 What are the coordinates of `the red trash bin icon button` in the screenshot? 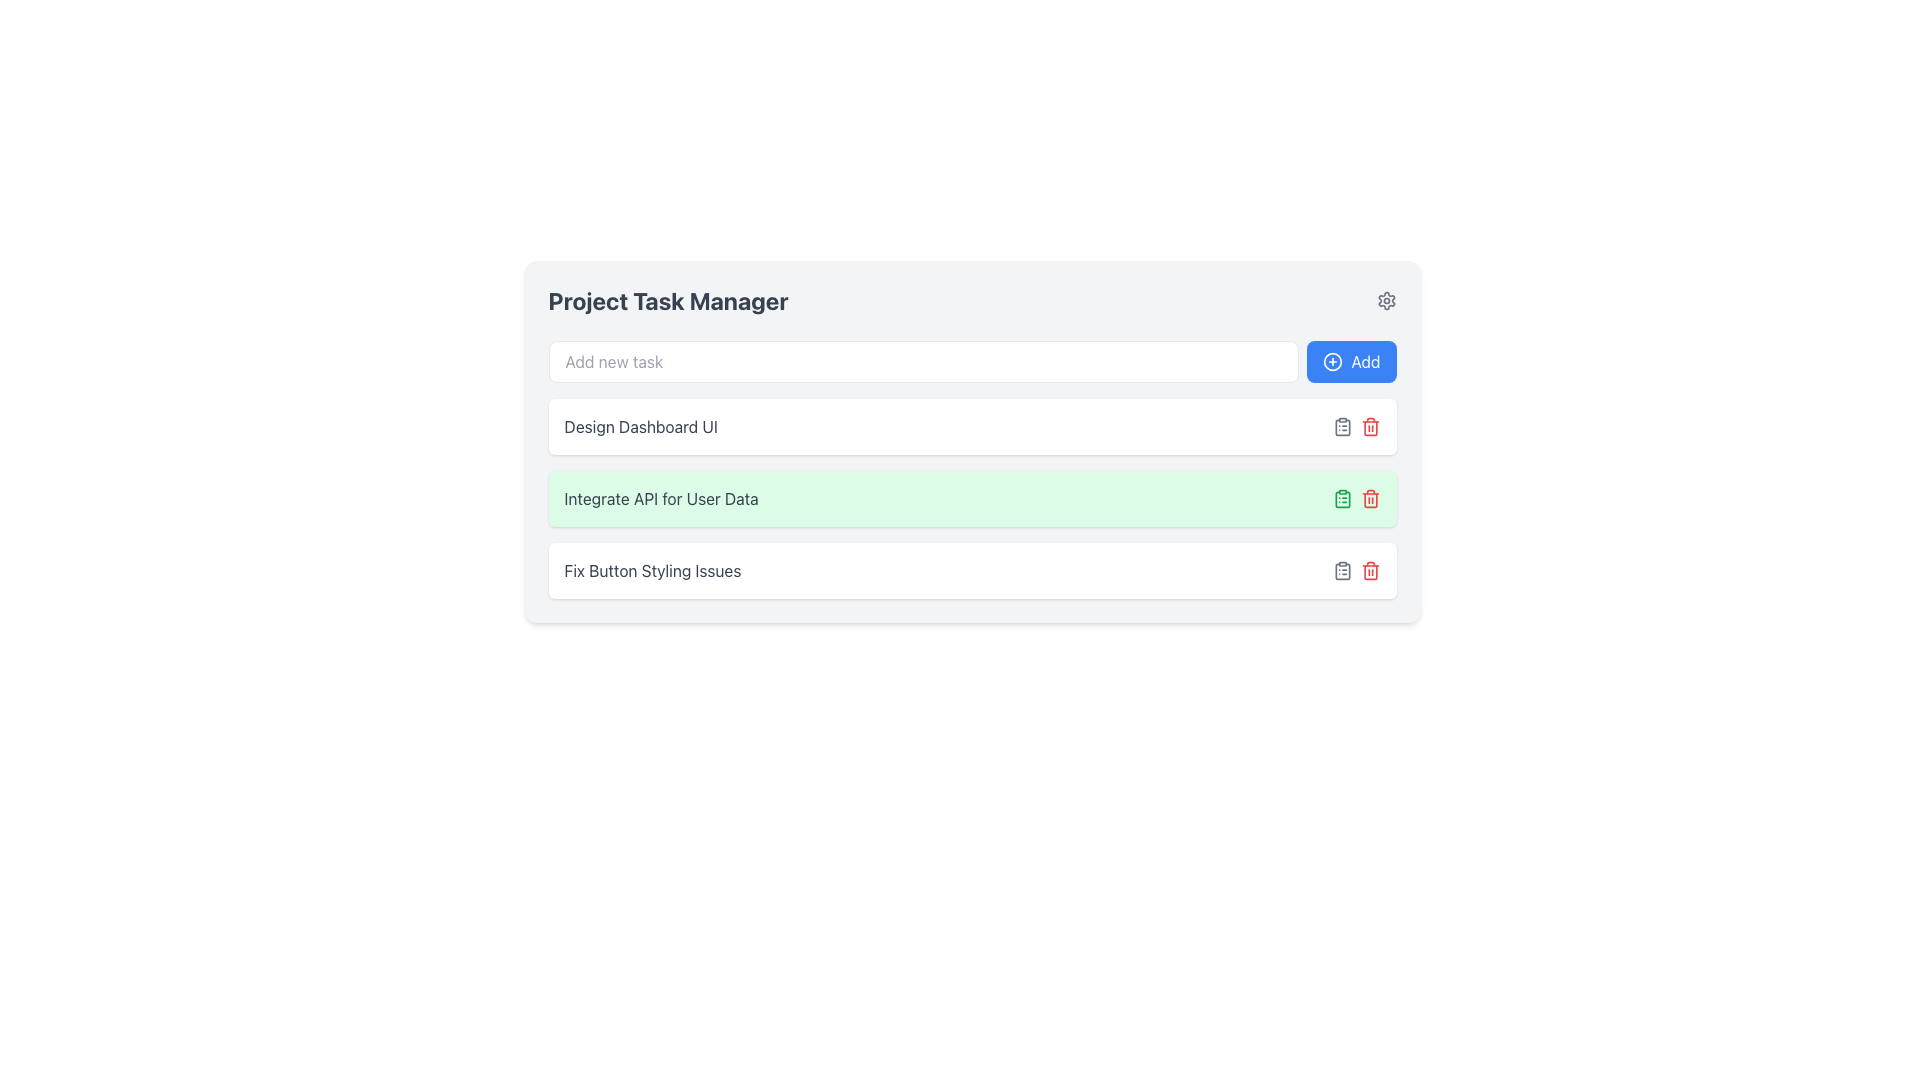 It's located at (1369, 426).